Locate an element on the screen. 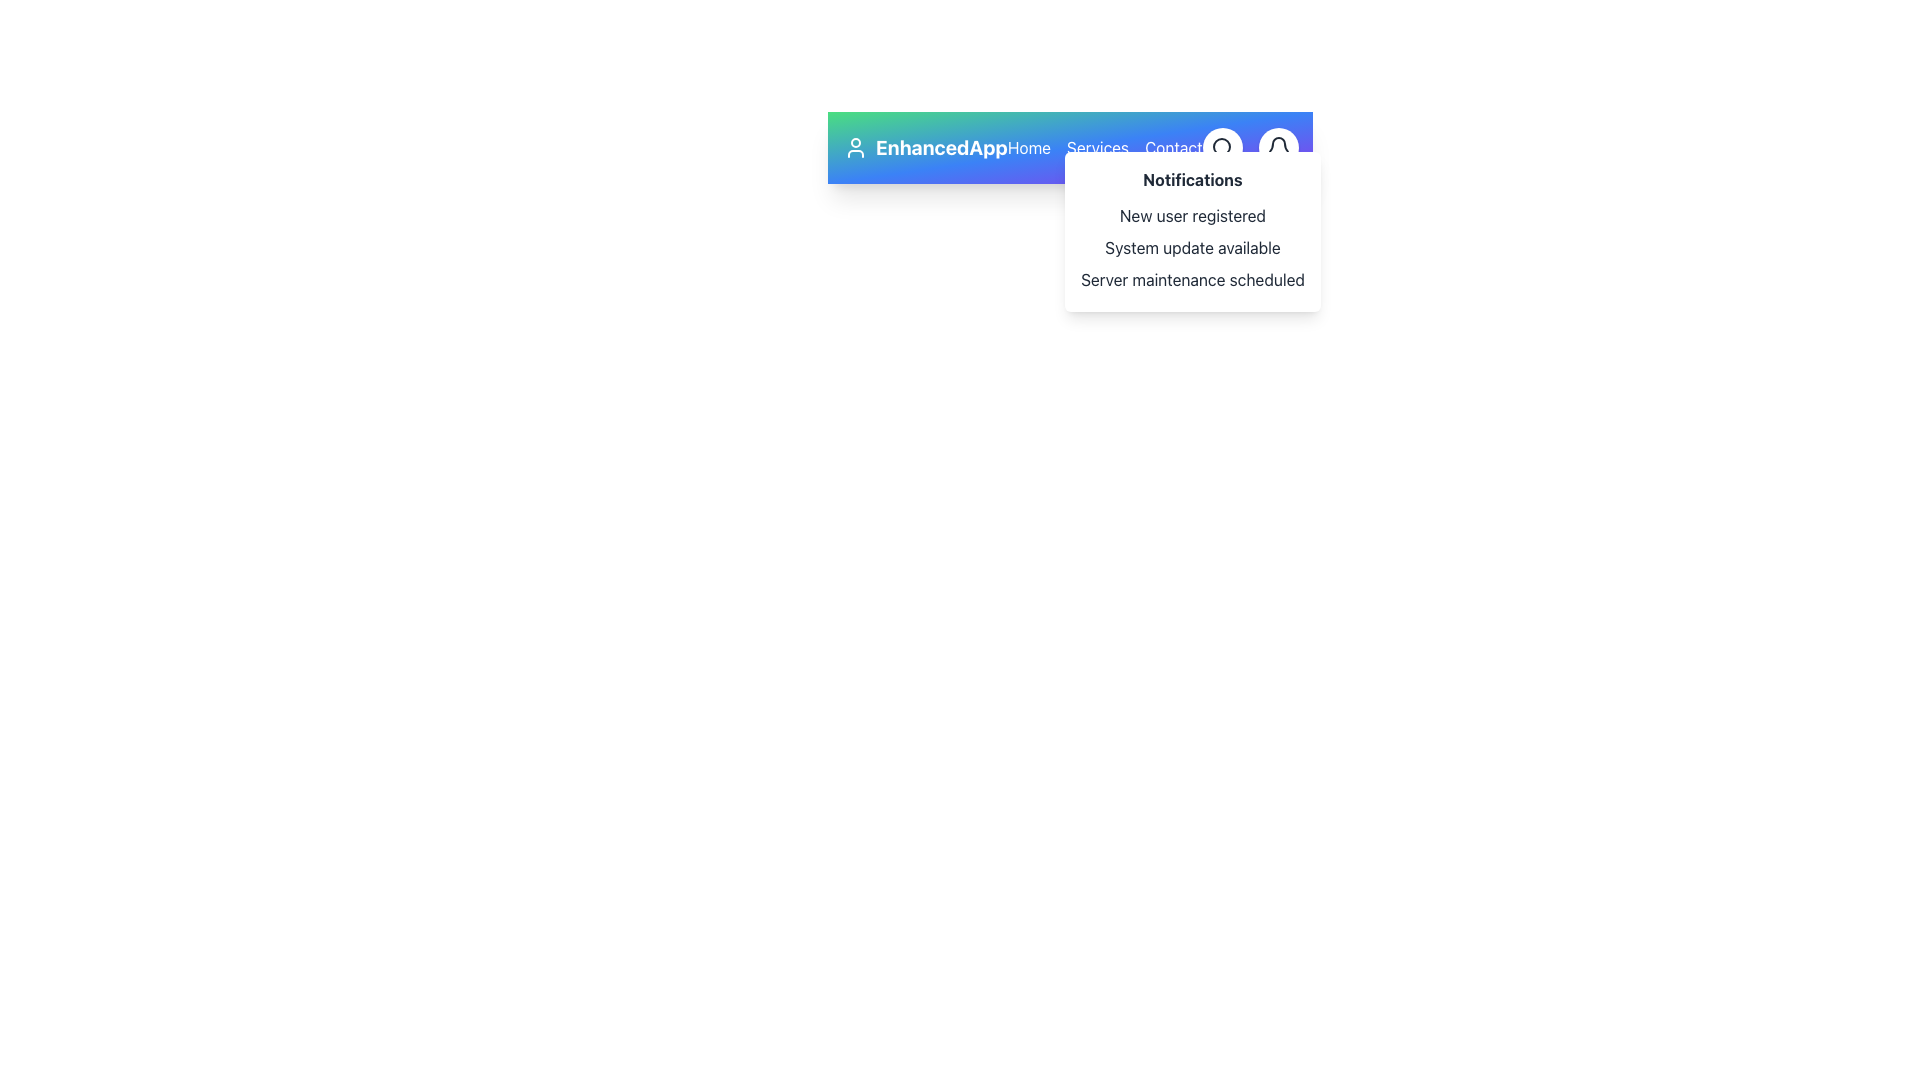 The image size is (1920, 1080). the 'Notifications' dropdown panel located at the top-right corner of the interface is located at coordinates (1193, 230).